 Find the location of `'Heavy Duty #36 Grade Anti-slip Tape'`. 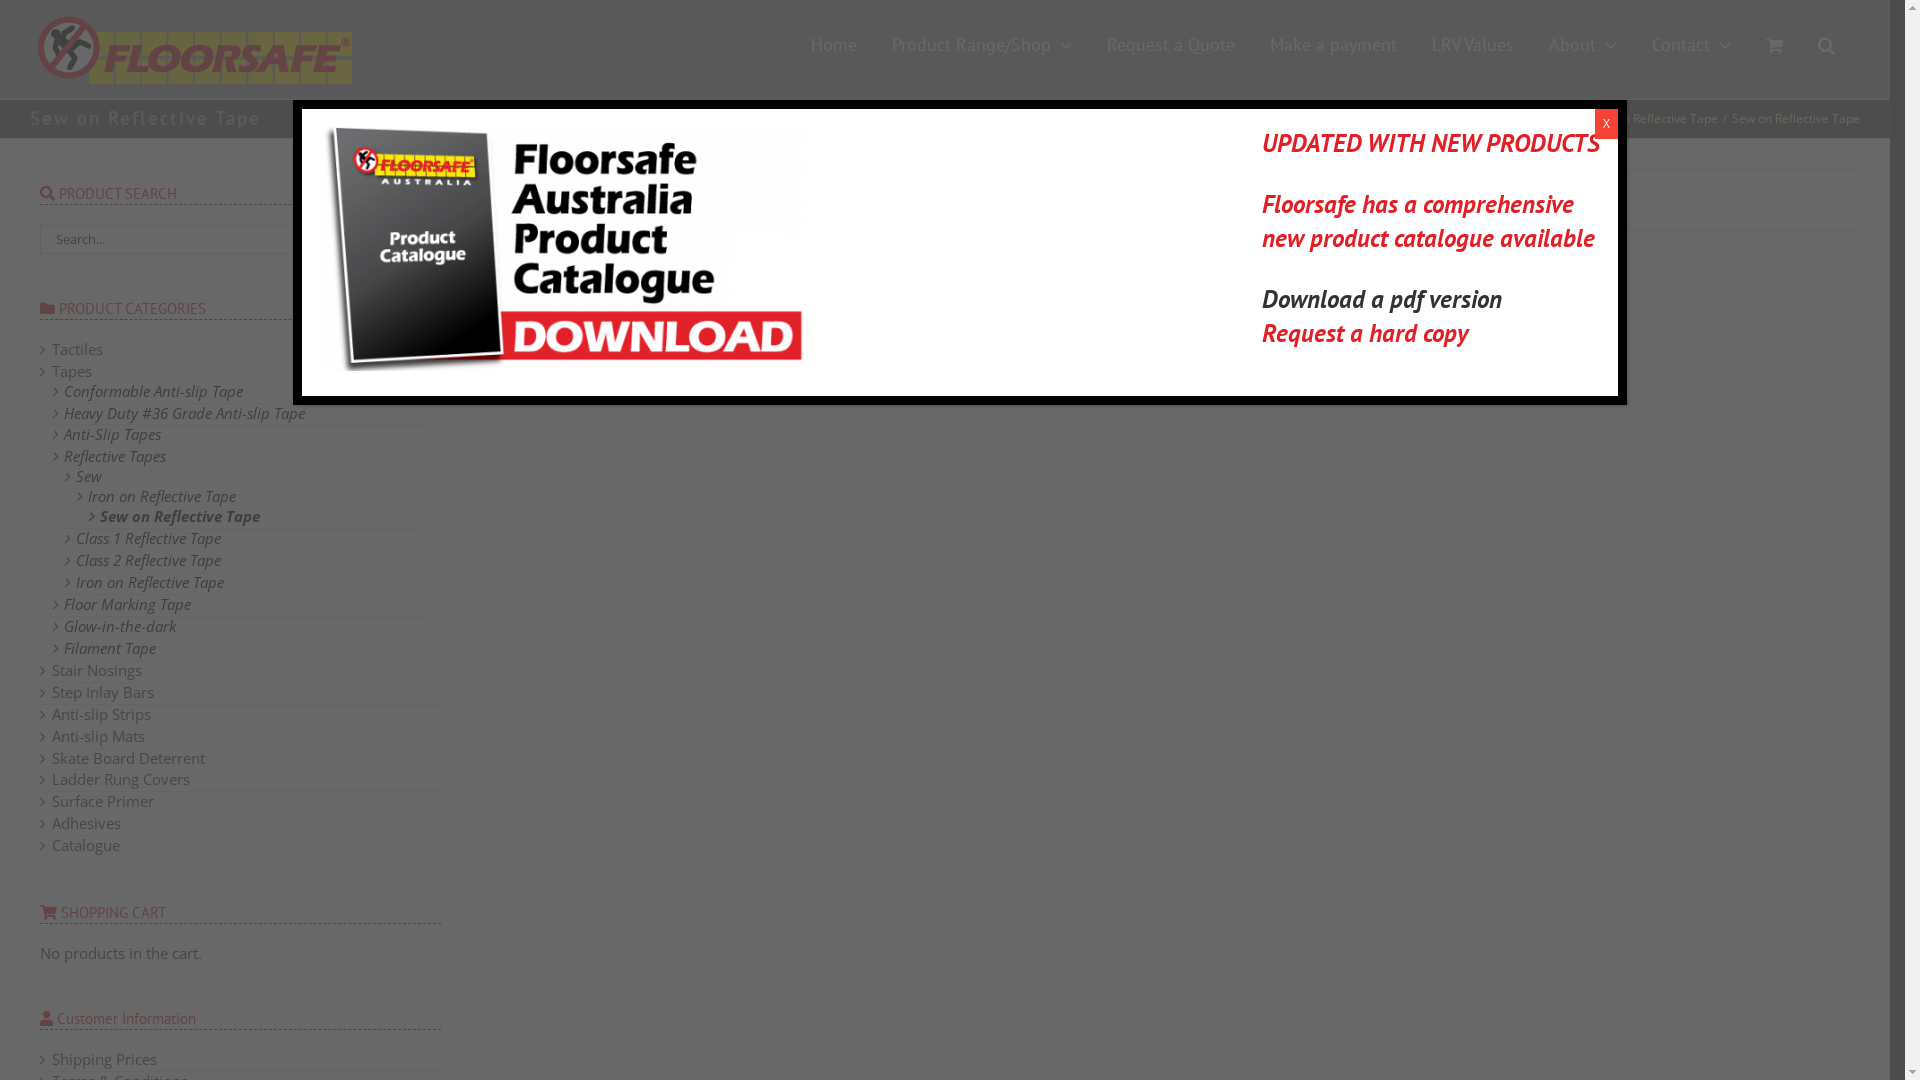

'Heavy Duty #36 Grade Anti-slip Tape' is located at coordinates (184, 411).